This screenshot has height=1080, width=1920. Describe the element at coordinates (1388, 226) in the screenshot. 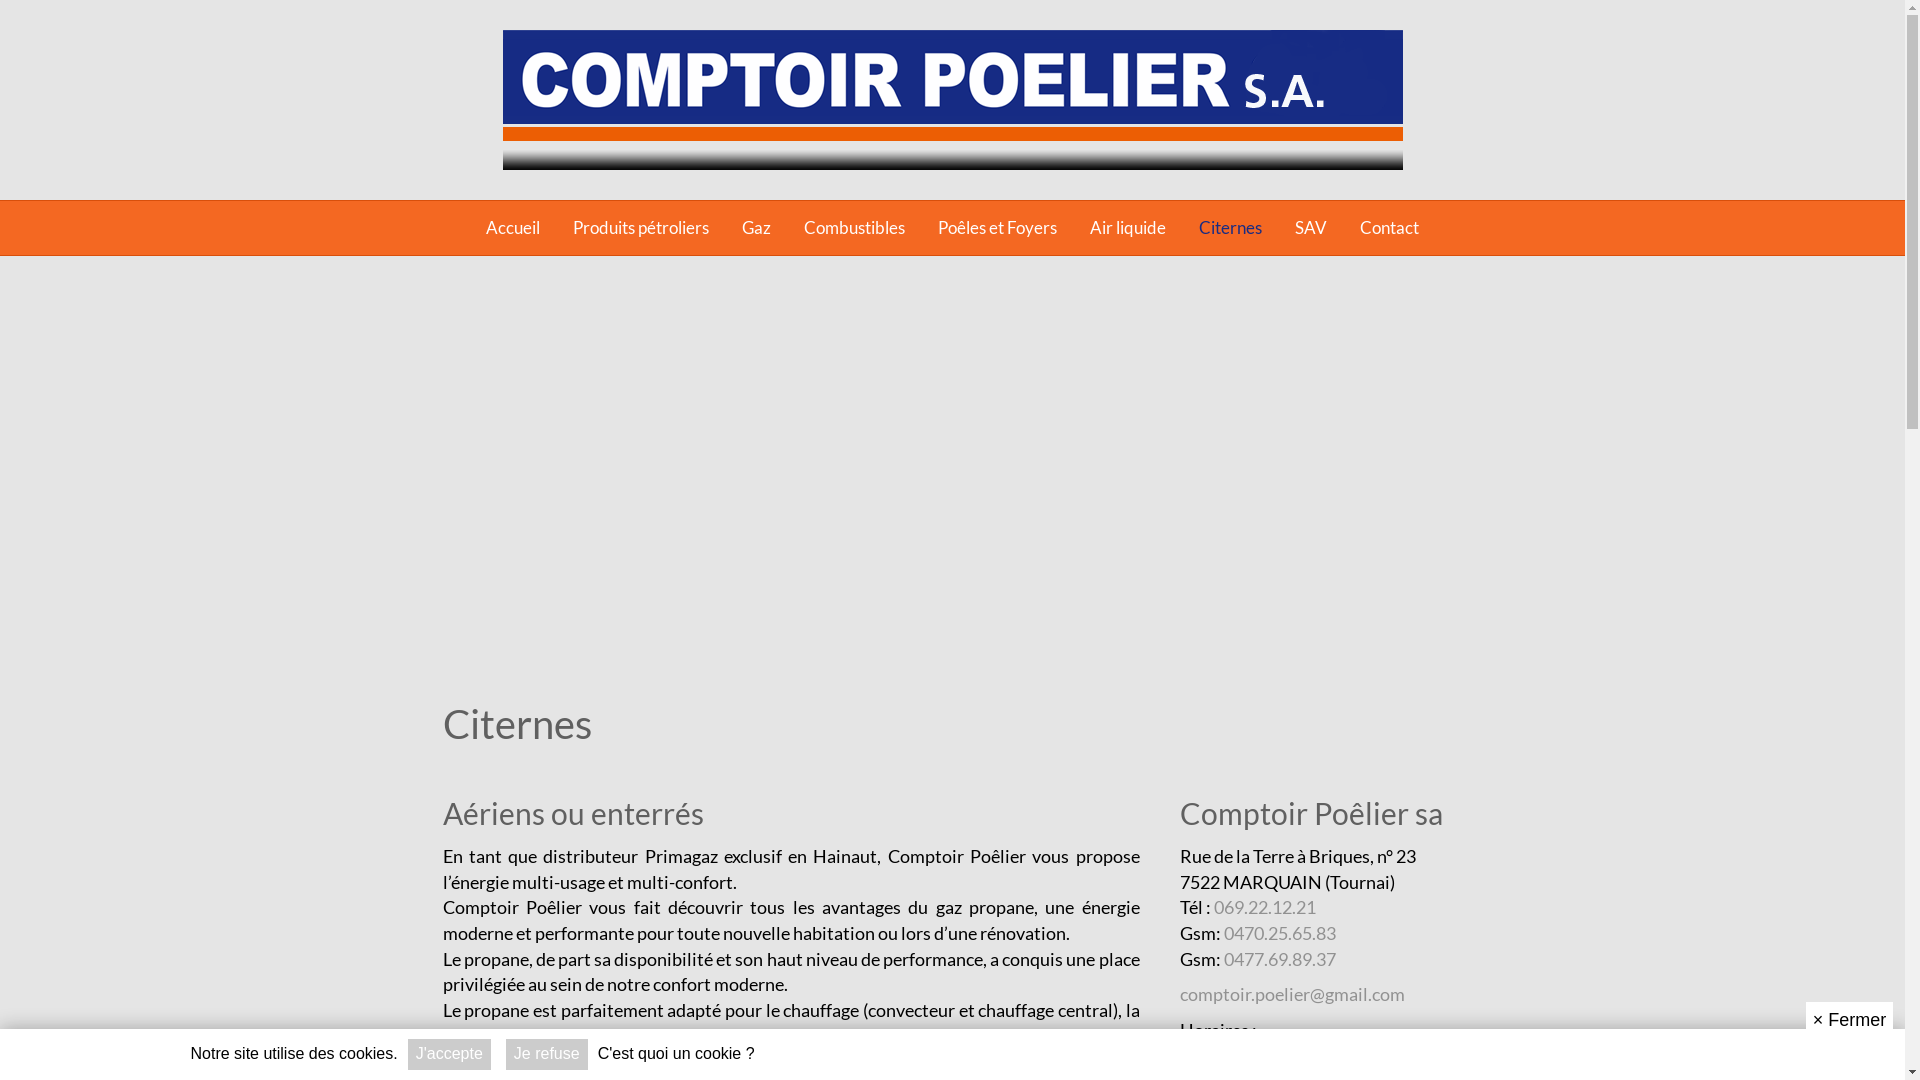

I see `'Contact'` at that location.